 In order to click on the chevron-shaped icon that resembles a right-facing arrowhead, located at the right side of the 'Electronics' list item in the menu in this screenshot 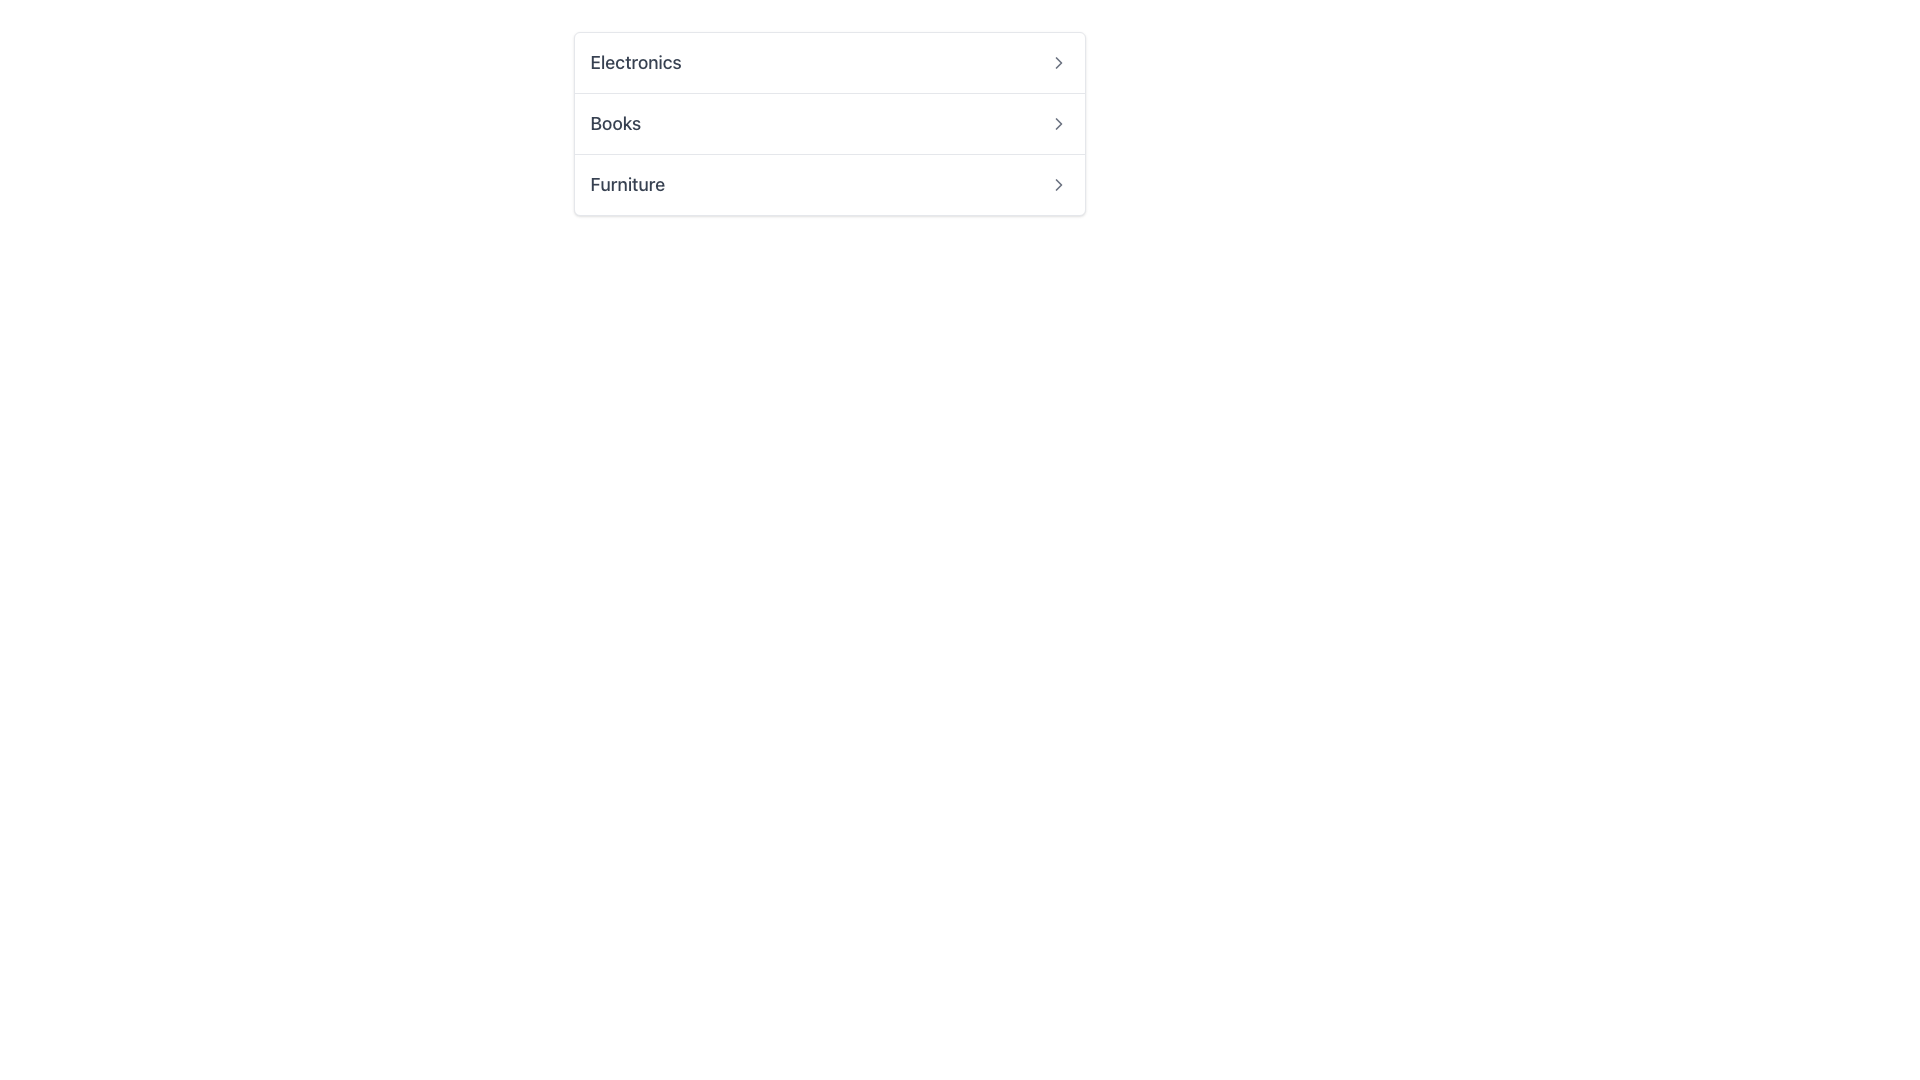, I will do `click(1057, 61)`.